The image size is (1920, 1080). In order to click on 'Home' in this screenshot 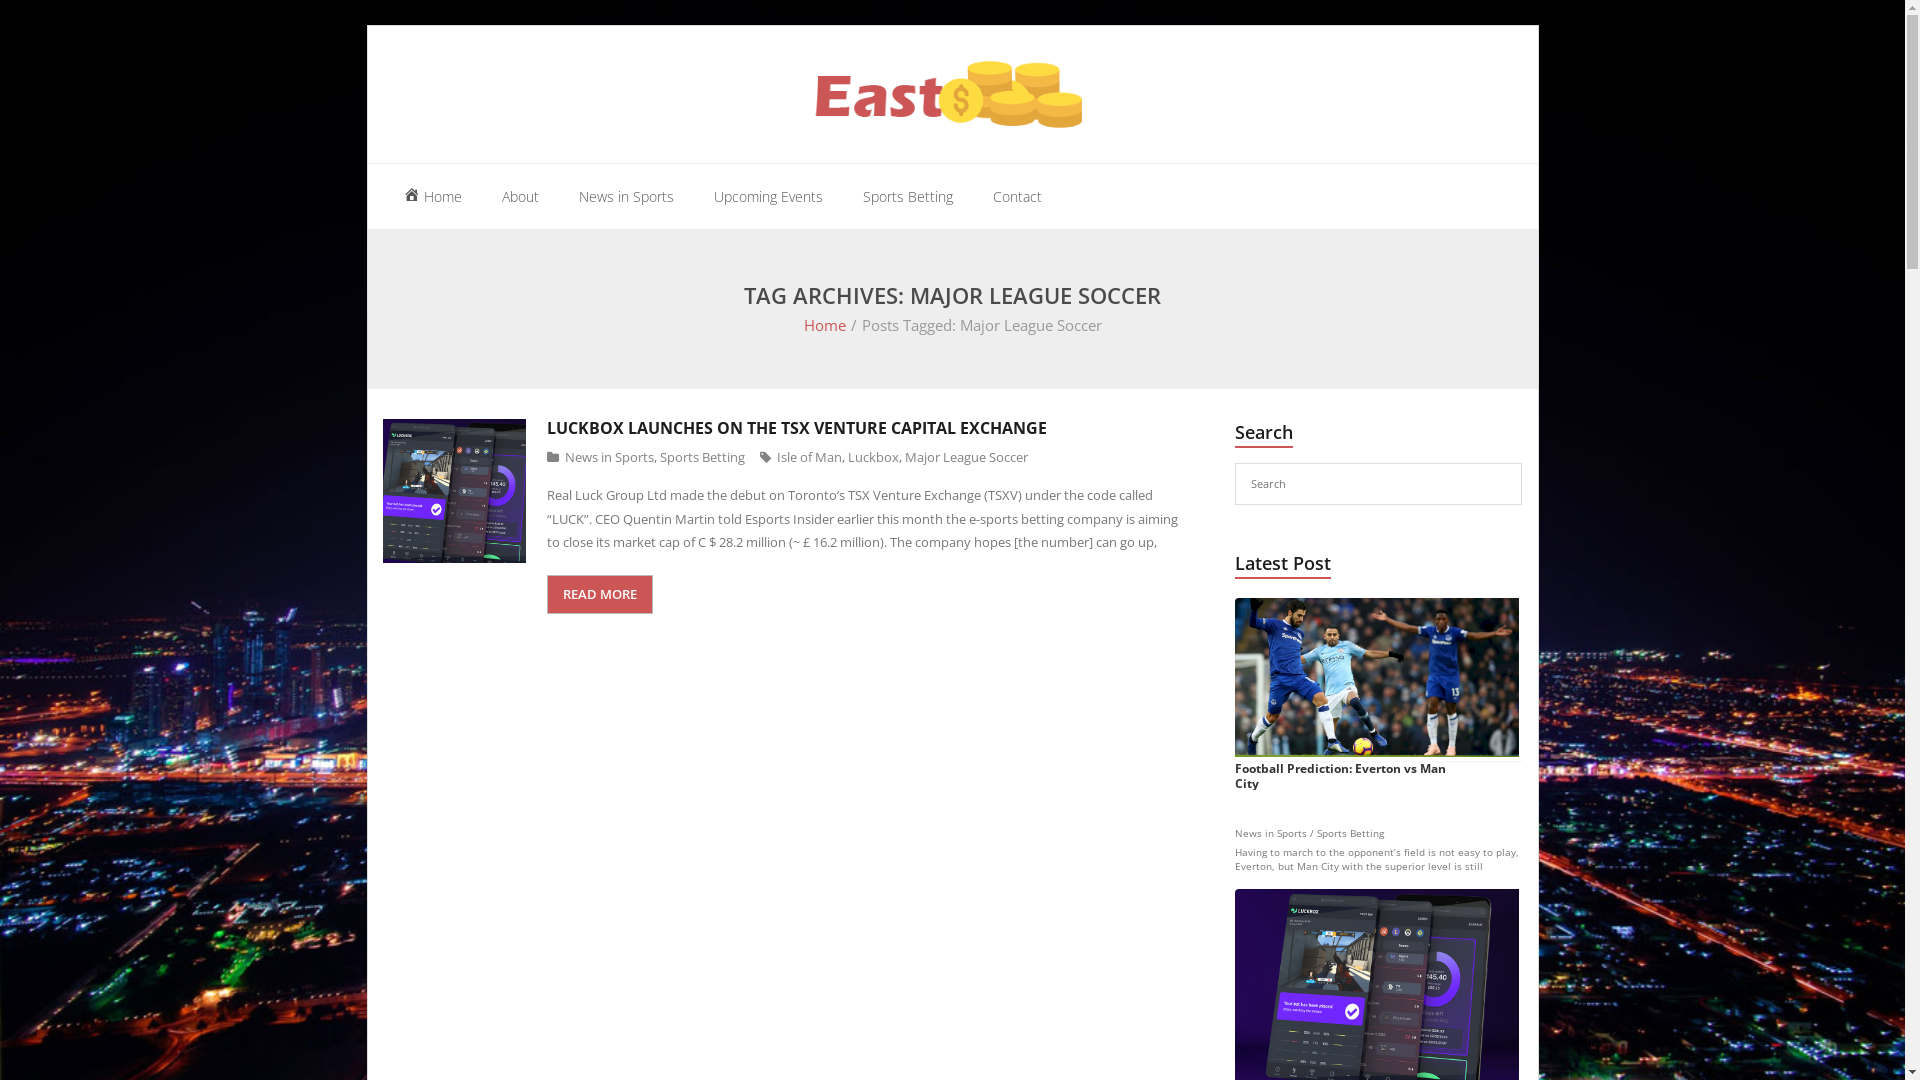, I will do `click(825, 323)`.